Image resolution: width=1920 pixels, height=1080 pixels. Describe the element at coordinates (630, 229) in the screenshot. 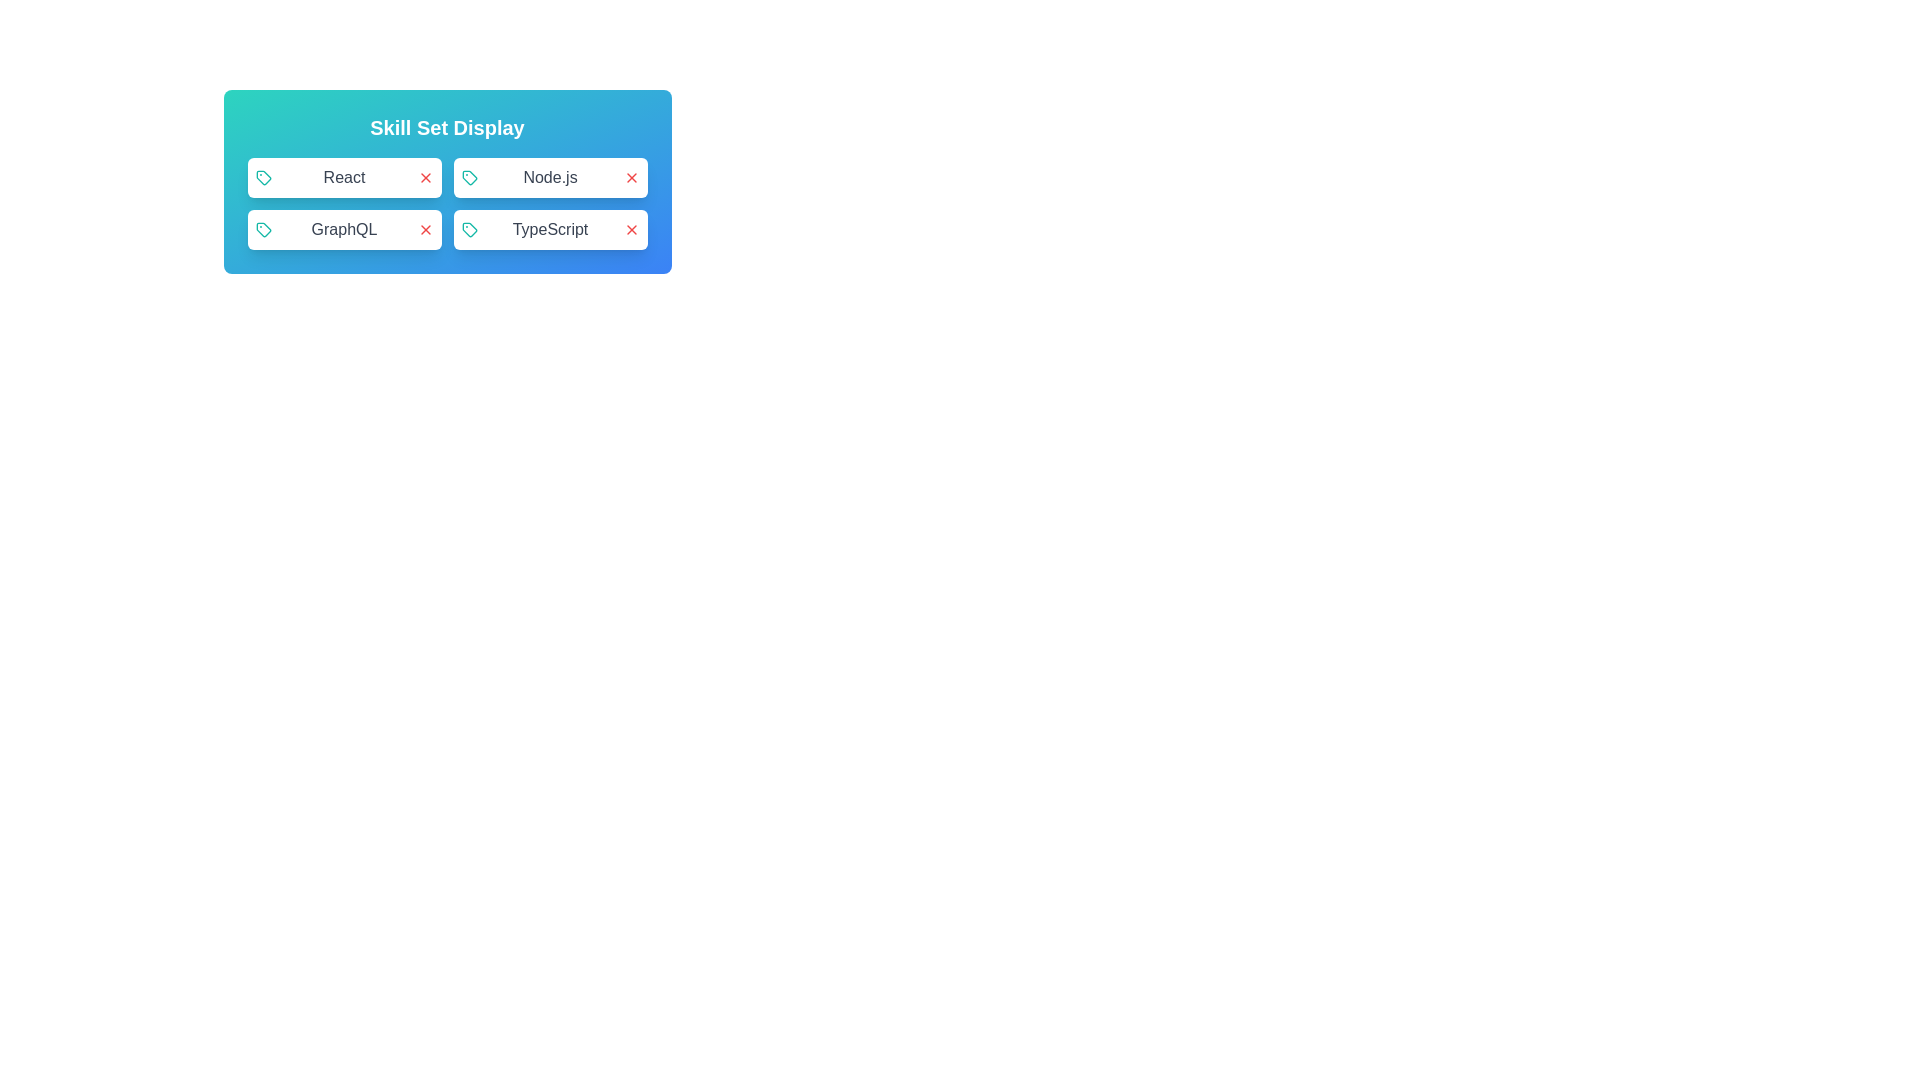

I see `close button next to the skill TypeScript to remove it` at that location.